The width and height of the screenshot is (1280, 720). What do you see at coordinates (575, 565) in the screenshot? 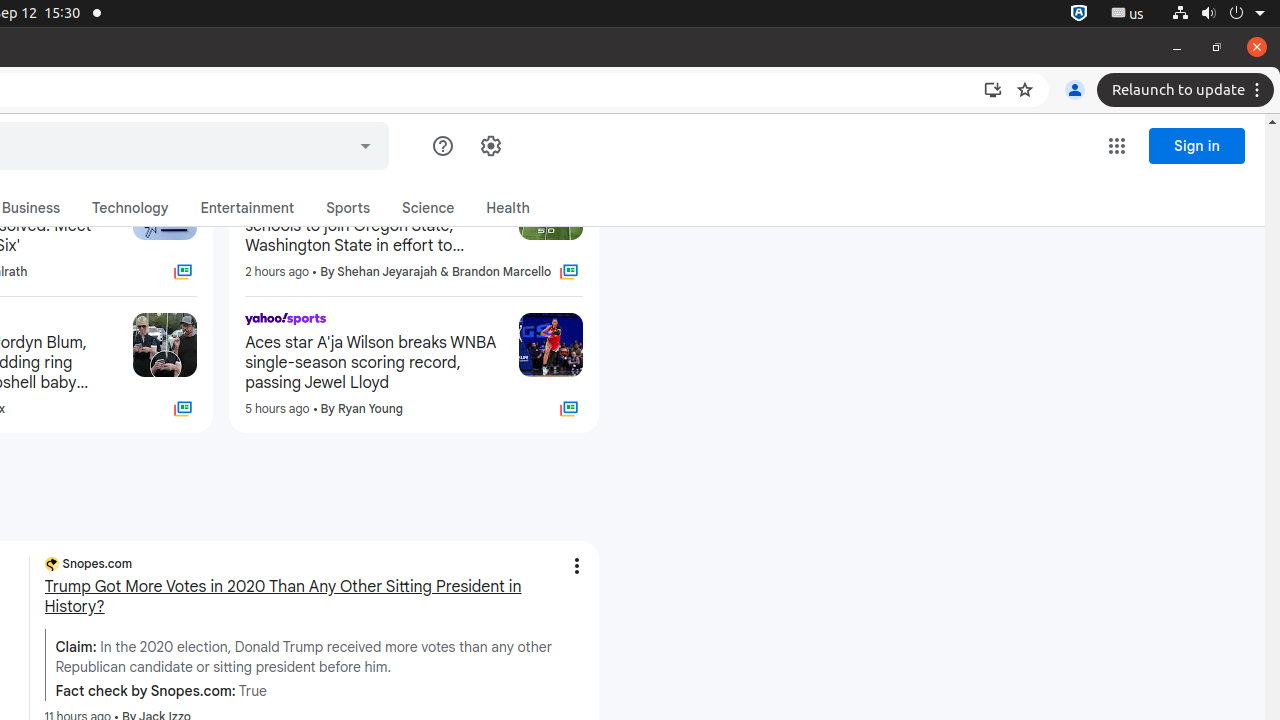
I see `'More - Trump Got More Votes in 2020 Than Any Other Sitting President in History?'` at bounding box center [575, 565].